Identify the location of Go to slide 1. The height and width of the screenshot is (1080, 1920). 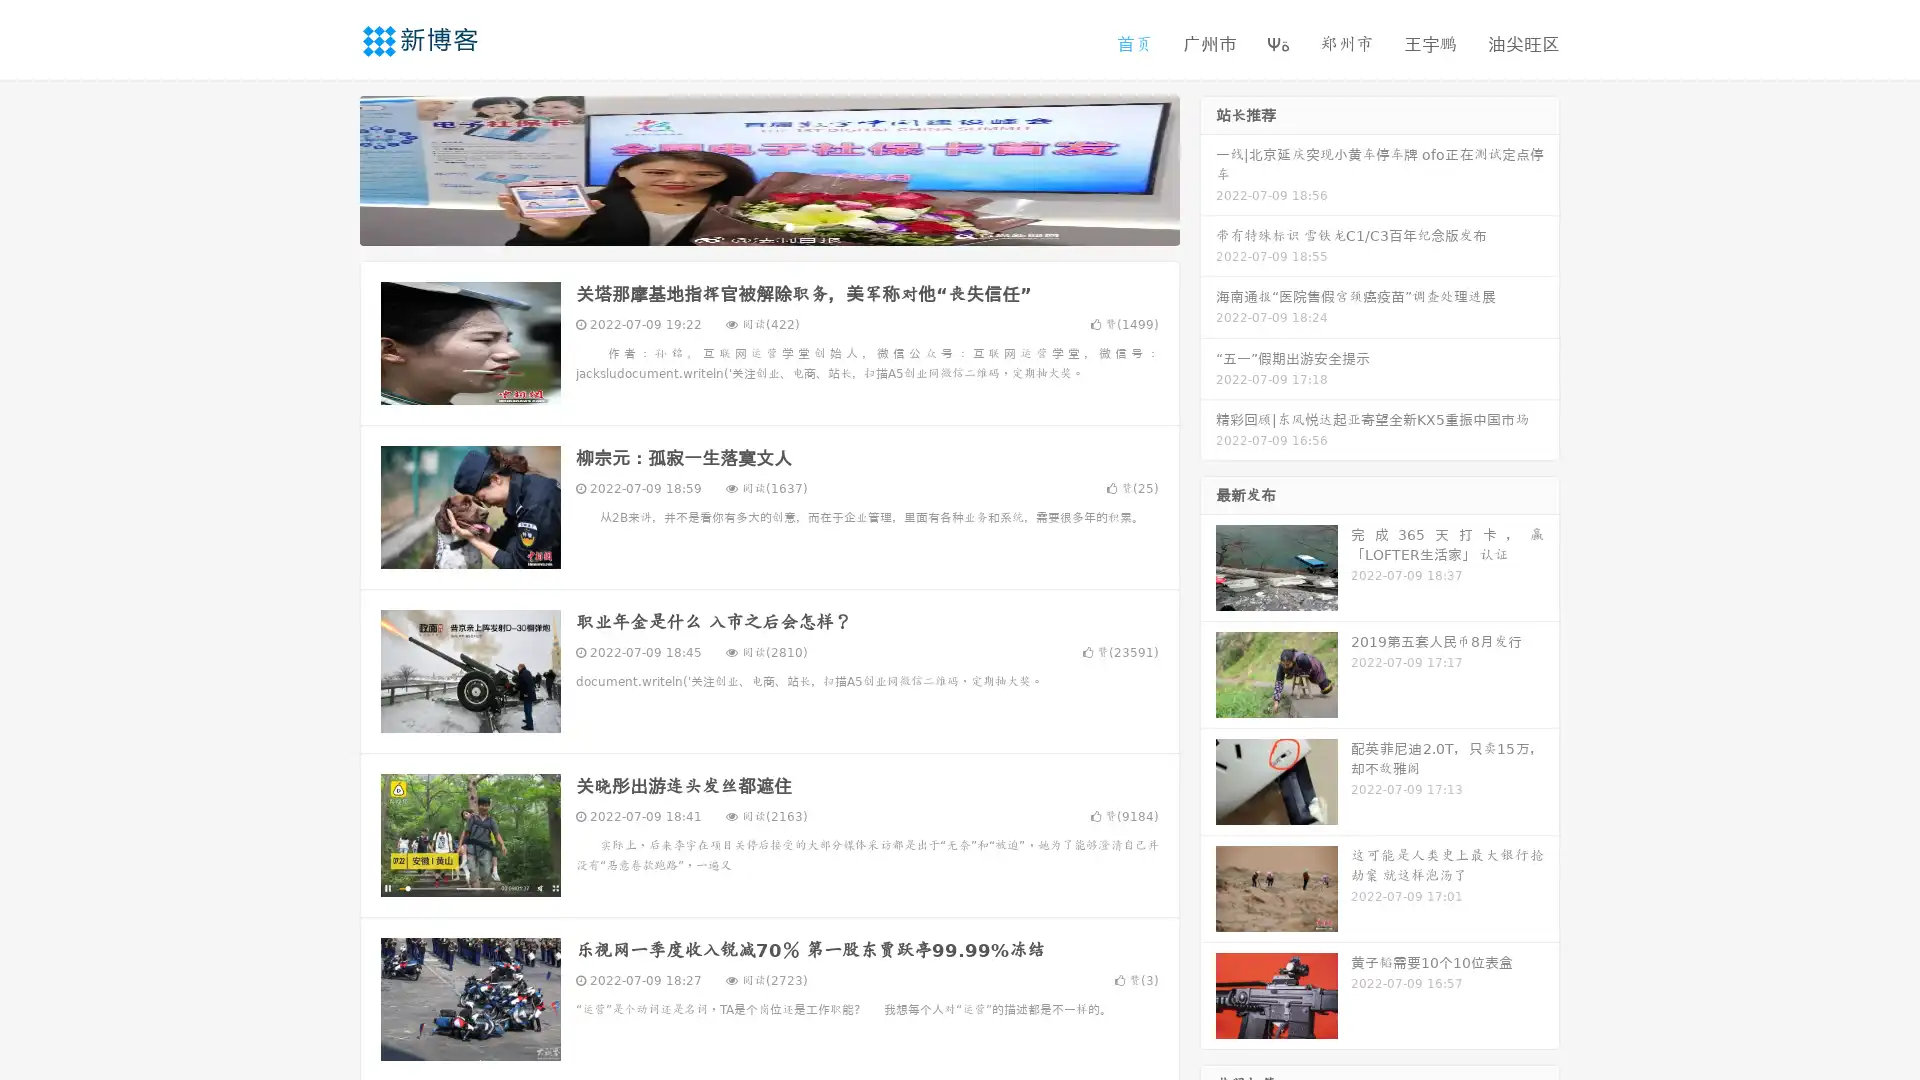
(748, 225).